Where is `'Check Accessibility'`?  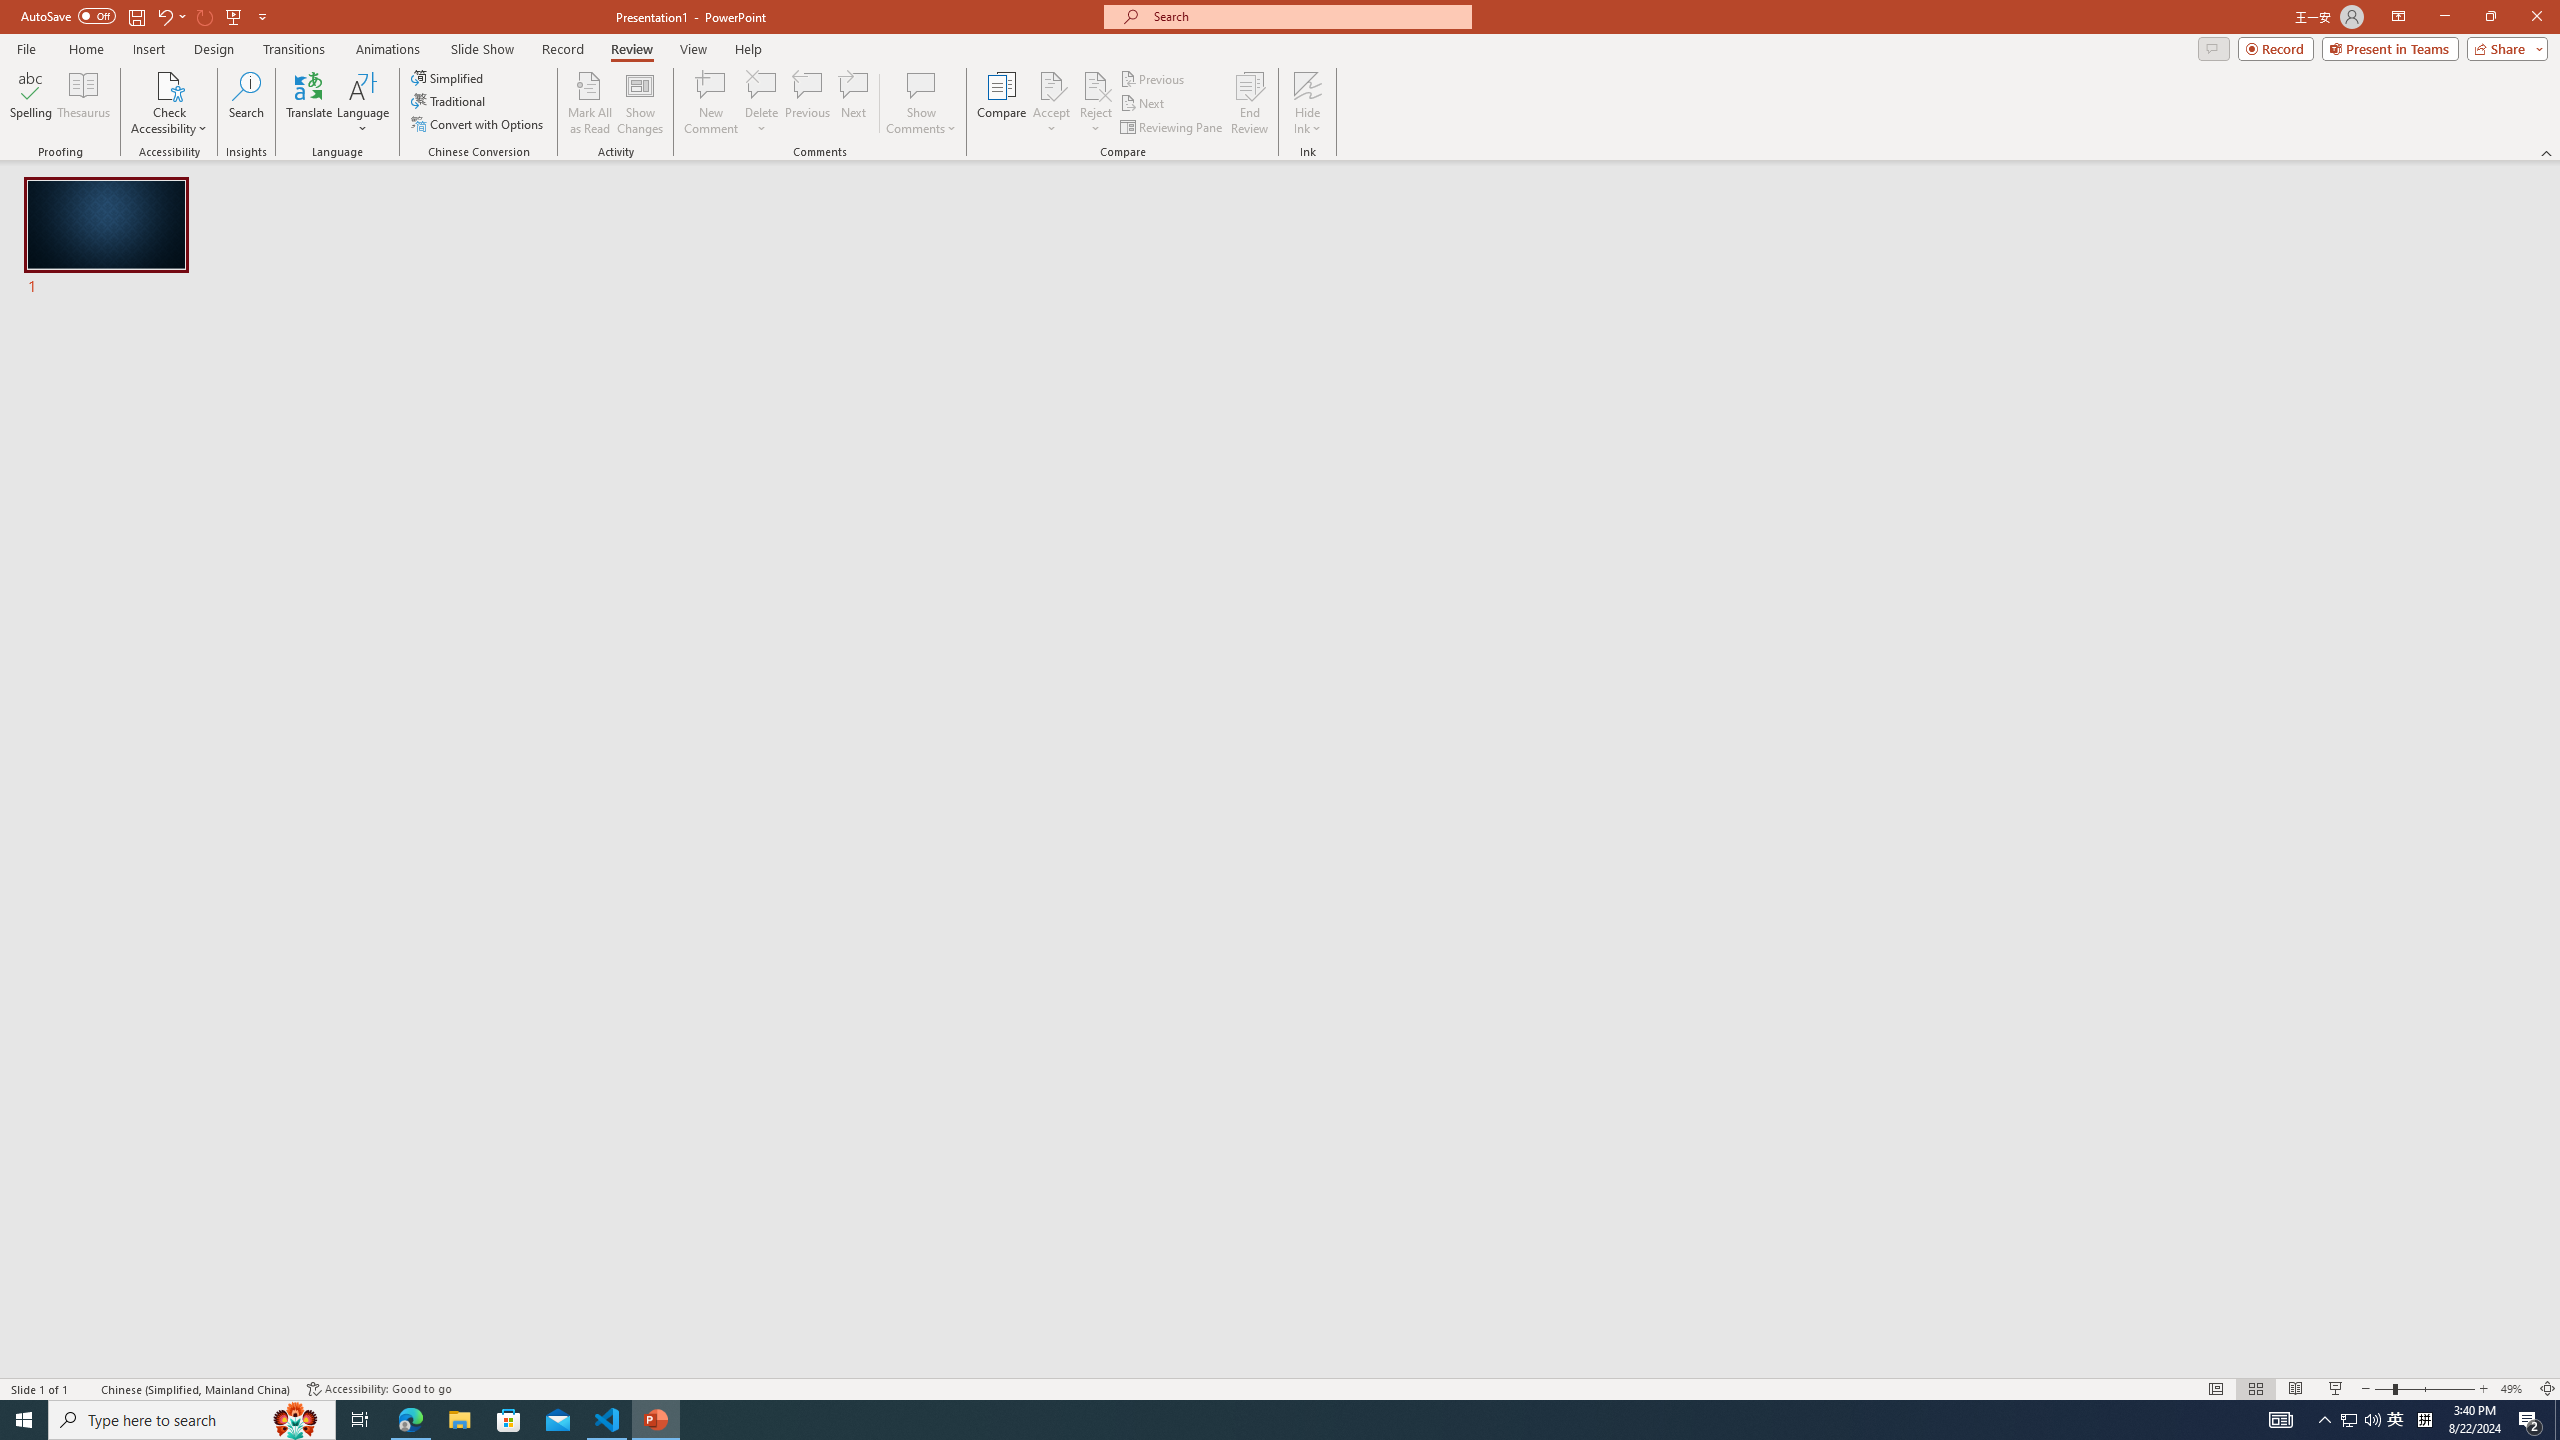 'Check Accessibility' is located at coordinates (167, 84).